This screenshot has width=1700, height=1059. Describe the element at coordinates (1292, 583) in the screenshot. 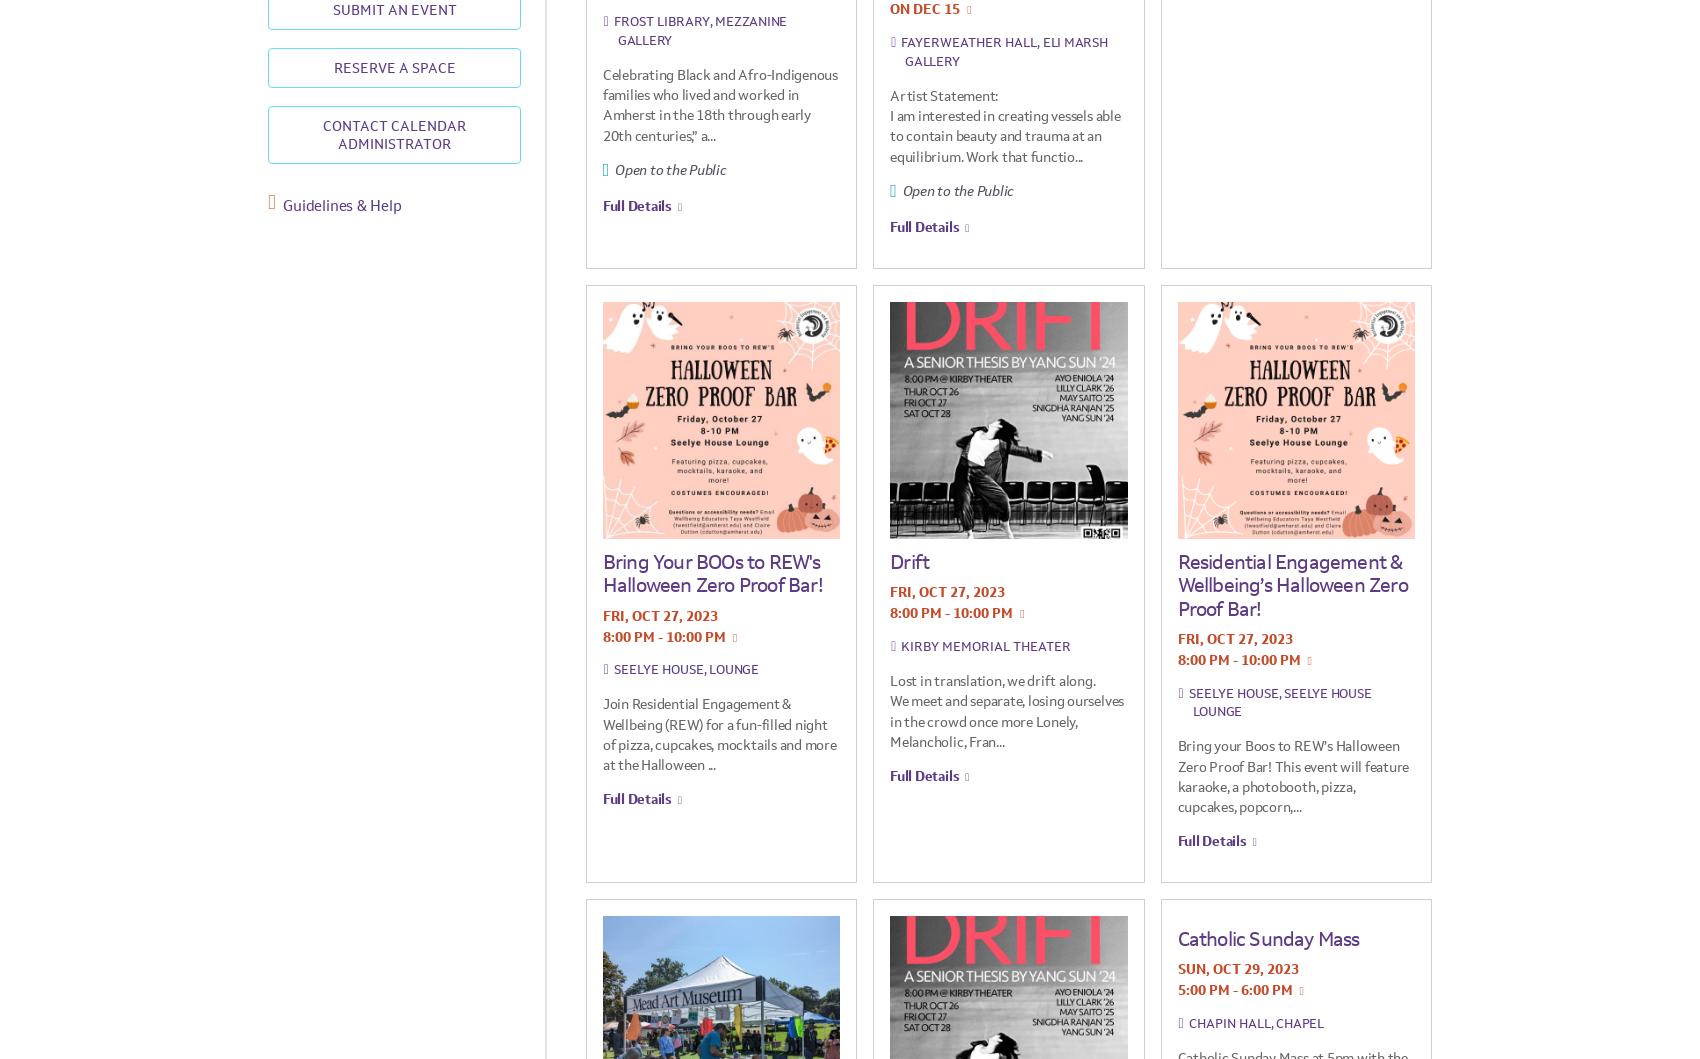

I see `'Residential Engagement & Wellbeing’s Halloween Zero Proof Bar!'` at that location.